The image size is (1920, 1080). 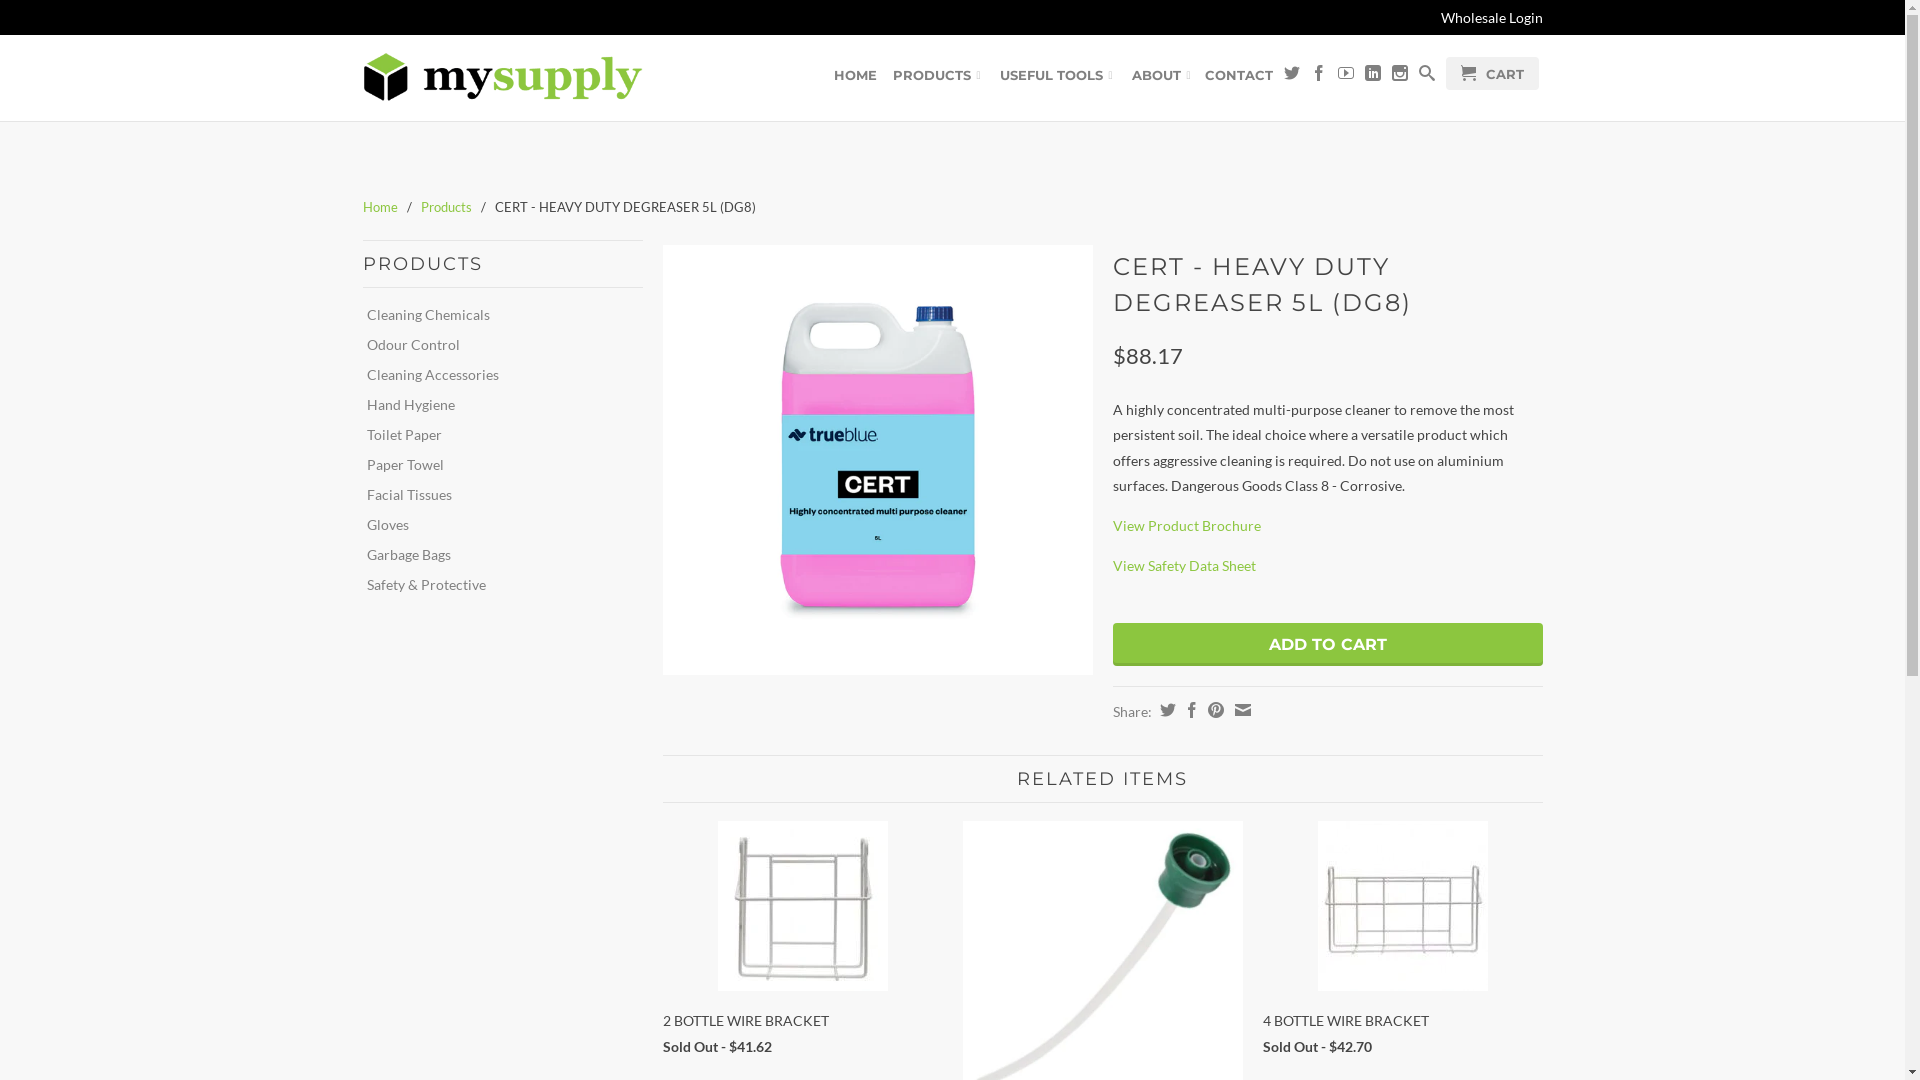 I want to click on 'mysupply on Instagram', so click(x=1399, y=76).